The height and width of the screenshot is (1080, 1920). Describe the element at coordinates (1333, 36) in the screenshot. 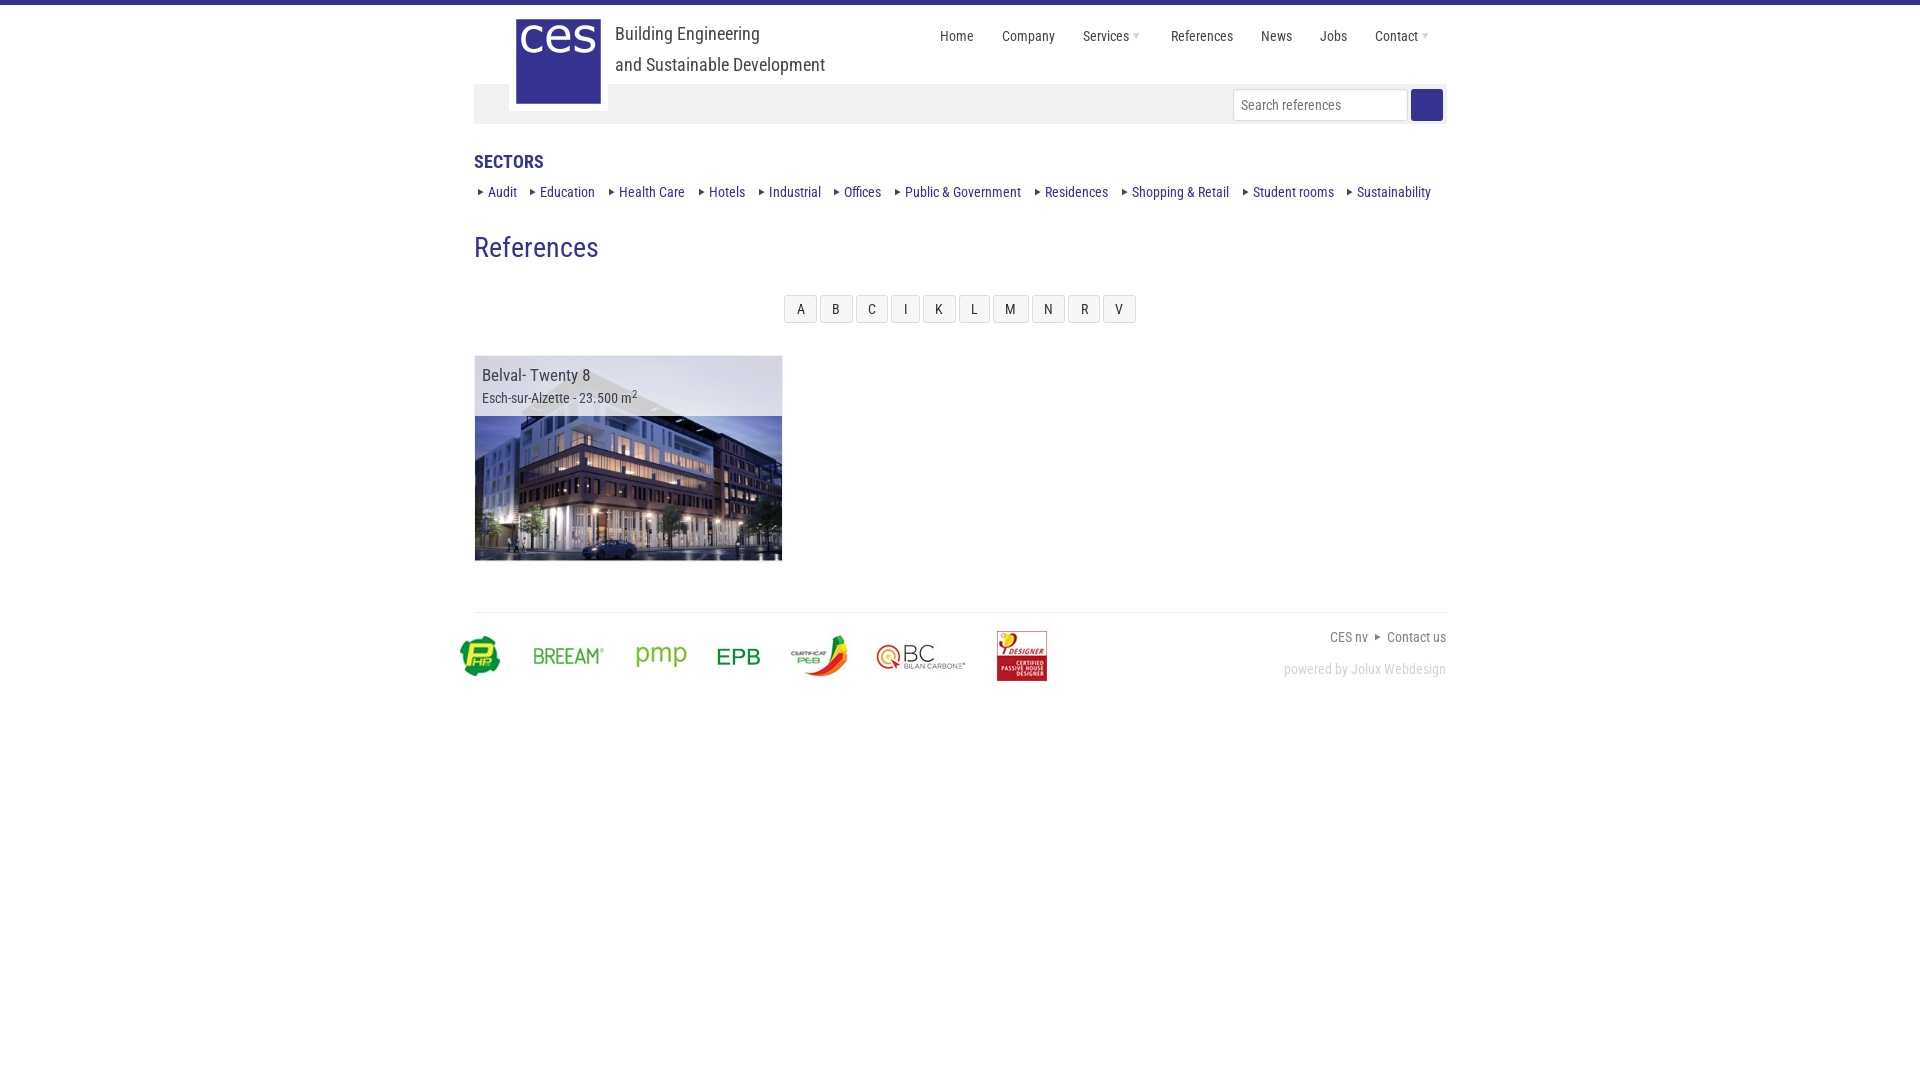

I see `'Jobs'` at that location.